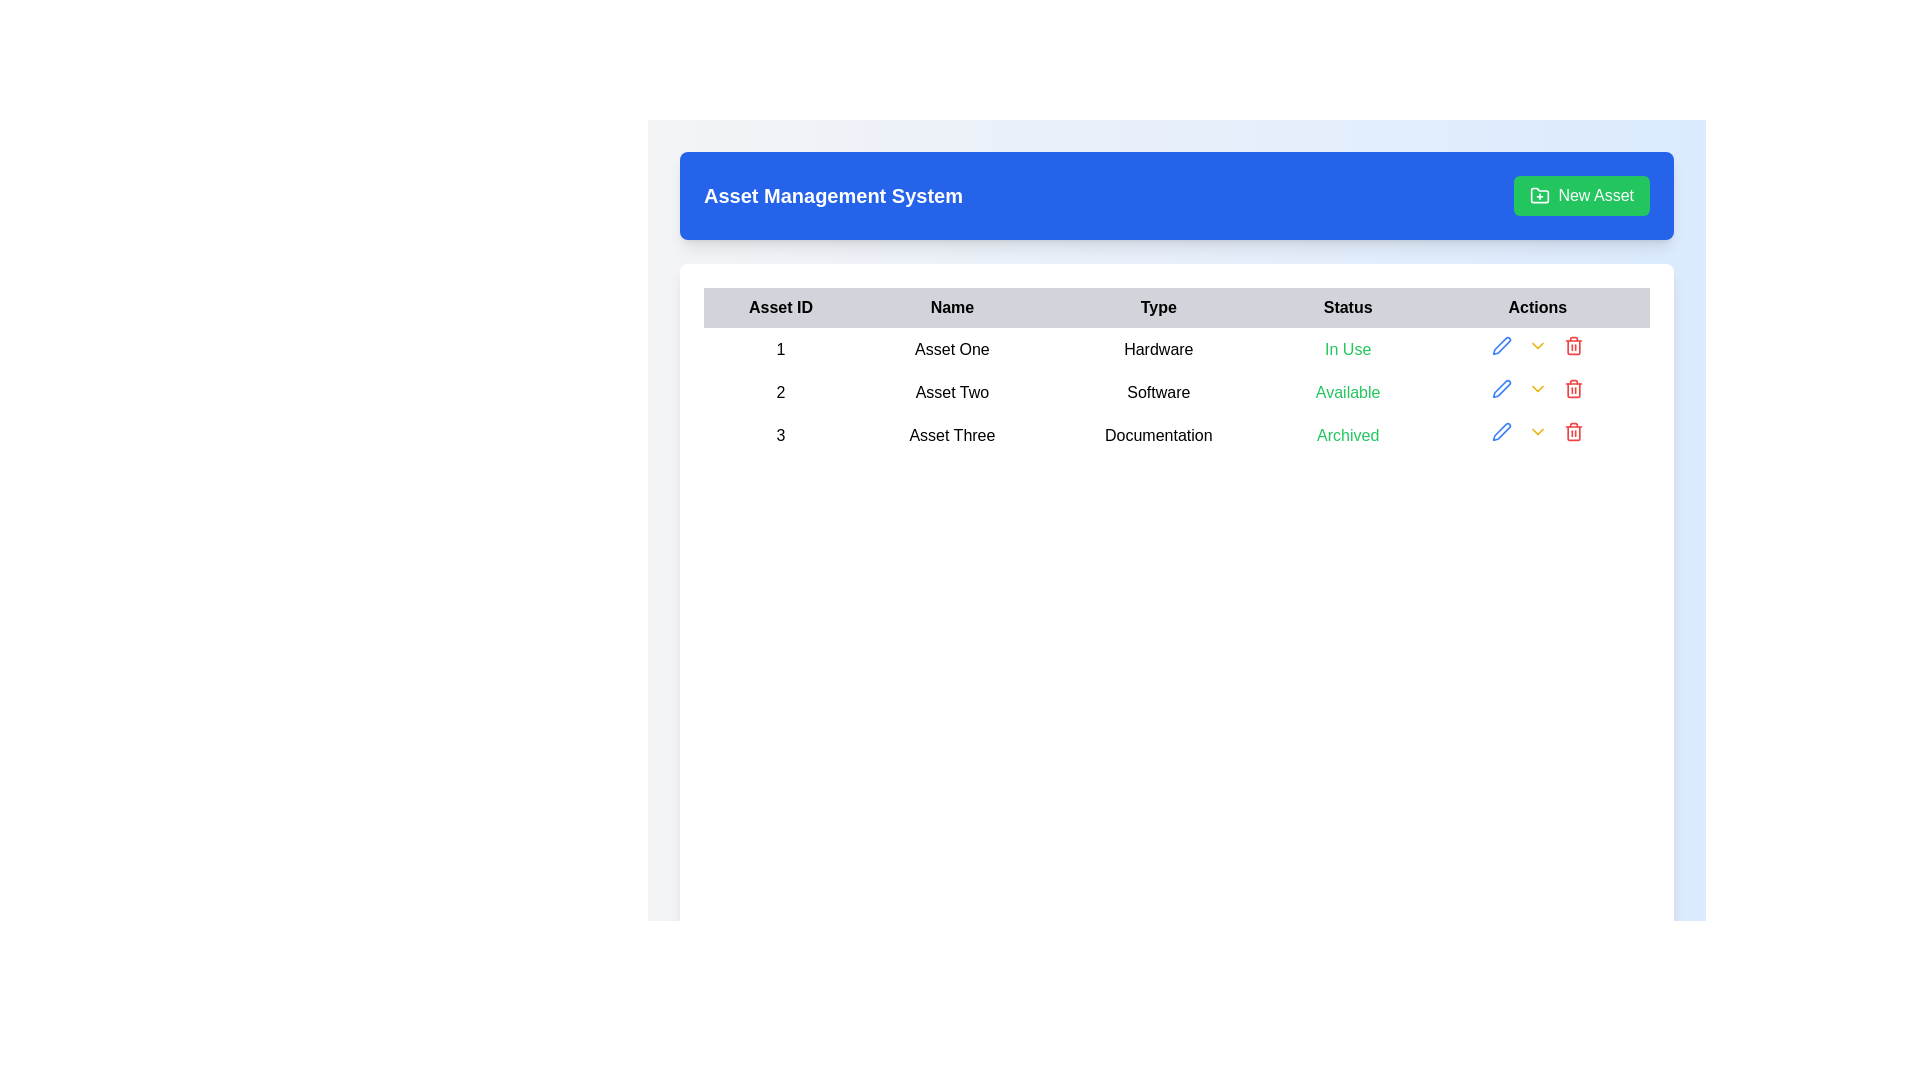 Image resolution: width=1920 pixels, height=1080 pixels. I want to click on the Text label displaying the asset ID in the first column of the second row under the heading 'Asset ID', located to the left of 'Asset Two' and above the numeral '3', so click(779, 392).